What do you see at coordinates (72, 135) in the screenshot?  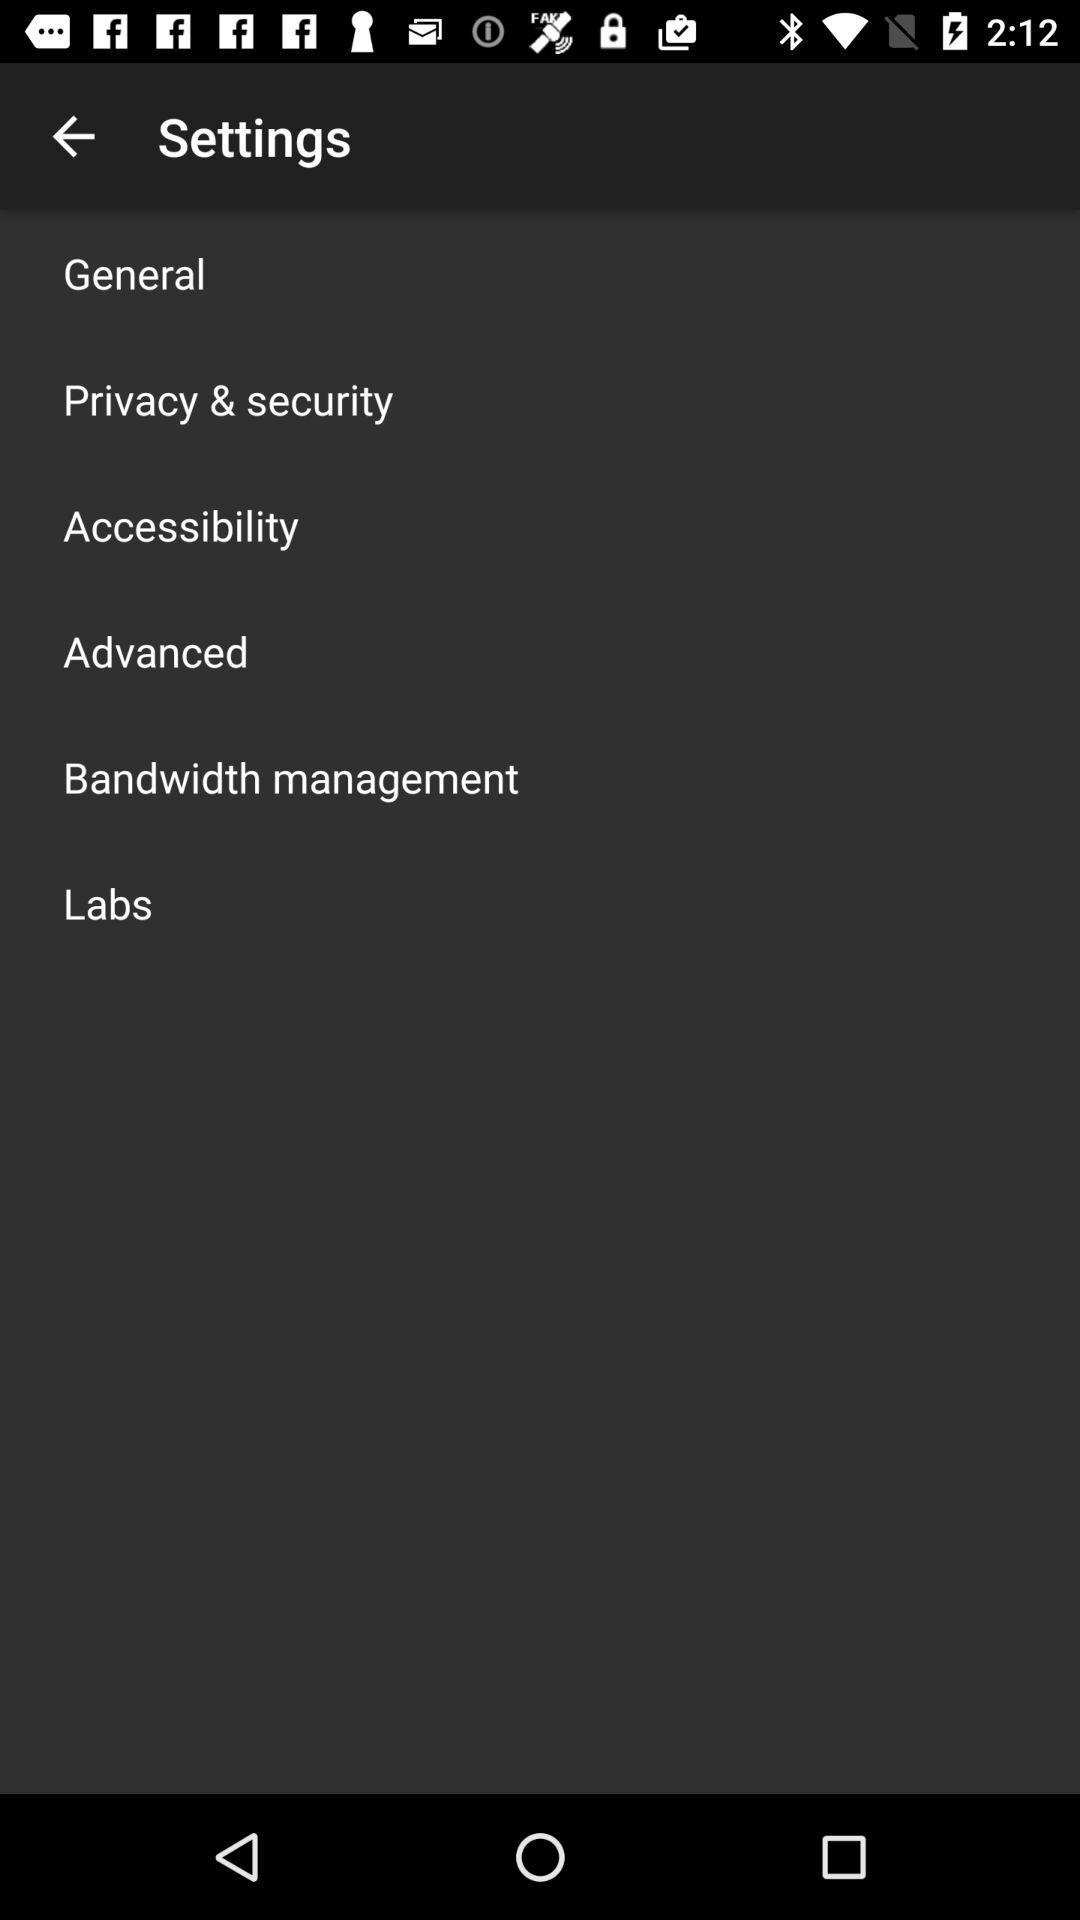 I see `the item next to the settings icon` at bounding box center [72, 135].